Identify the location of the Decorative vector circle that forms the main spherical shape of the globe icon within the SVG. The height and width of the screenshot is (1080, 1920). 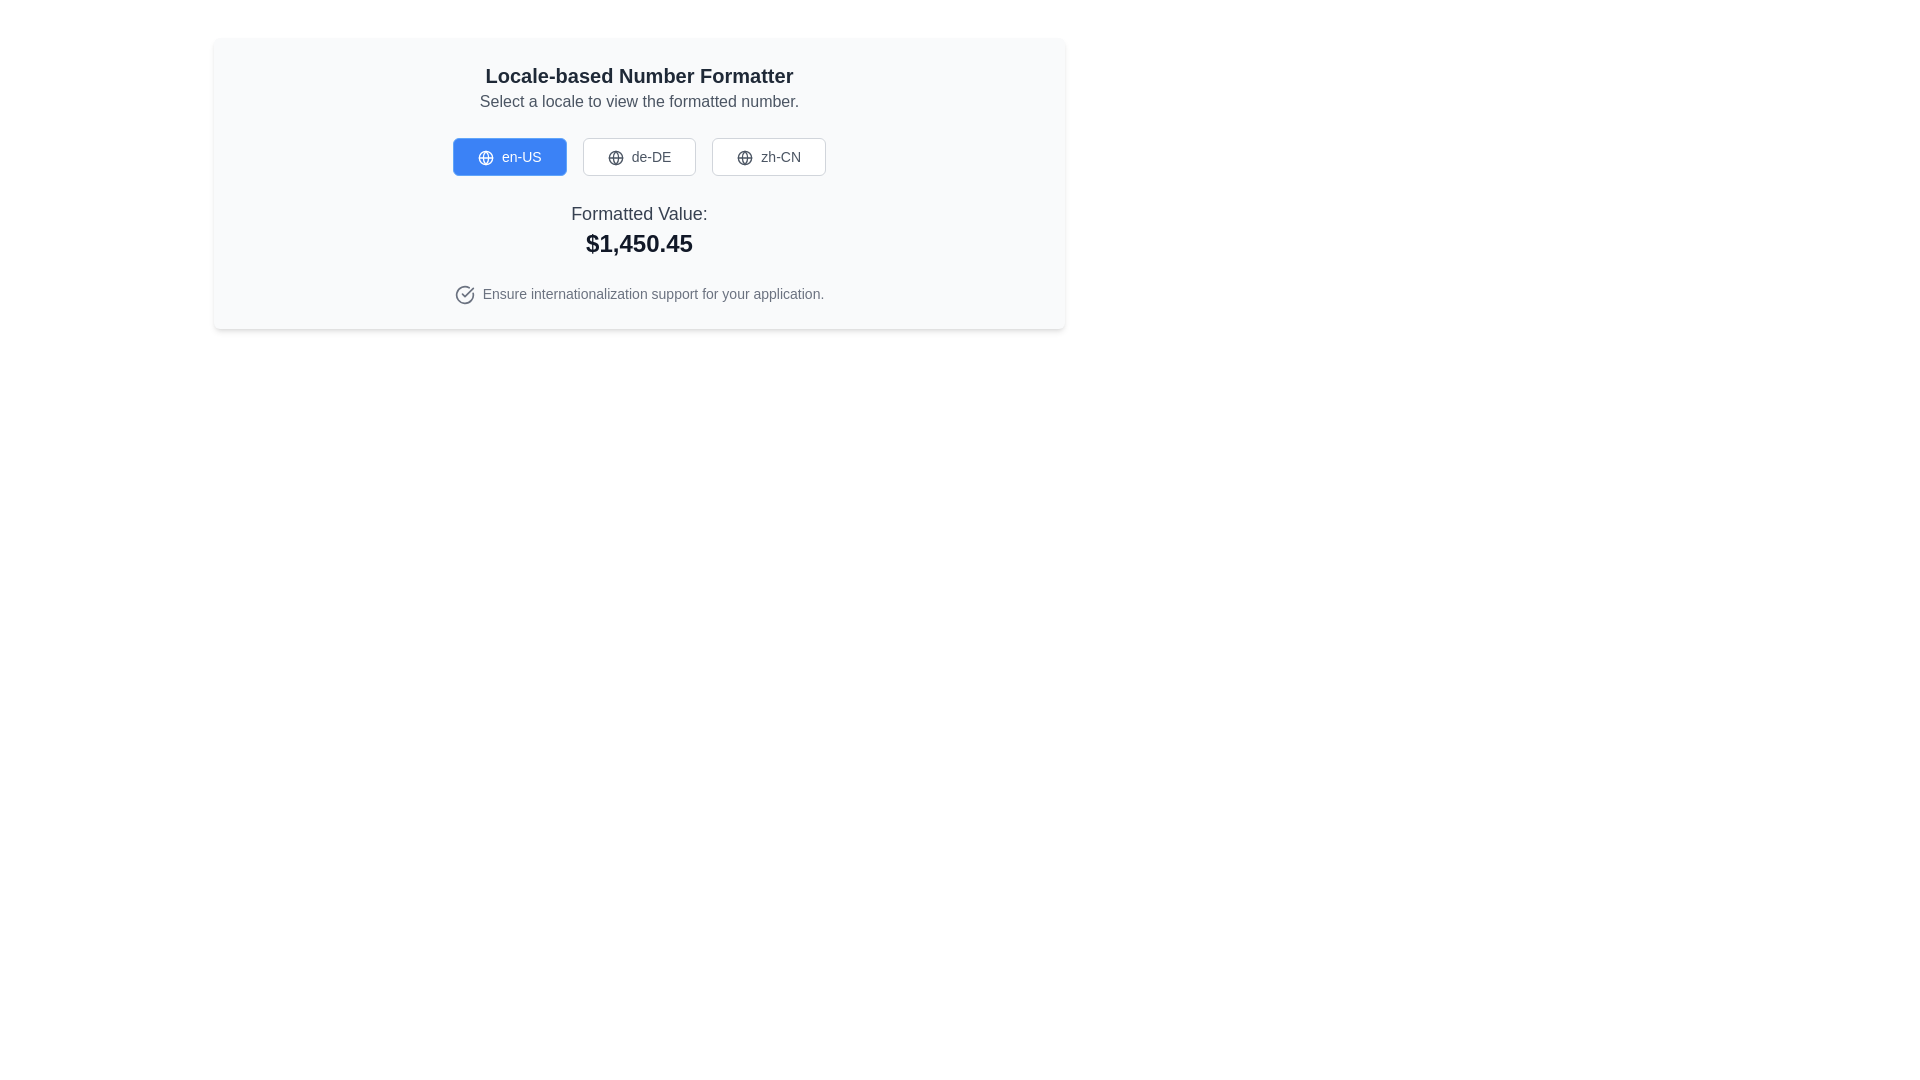
(744, 157).